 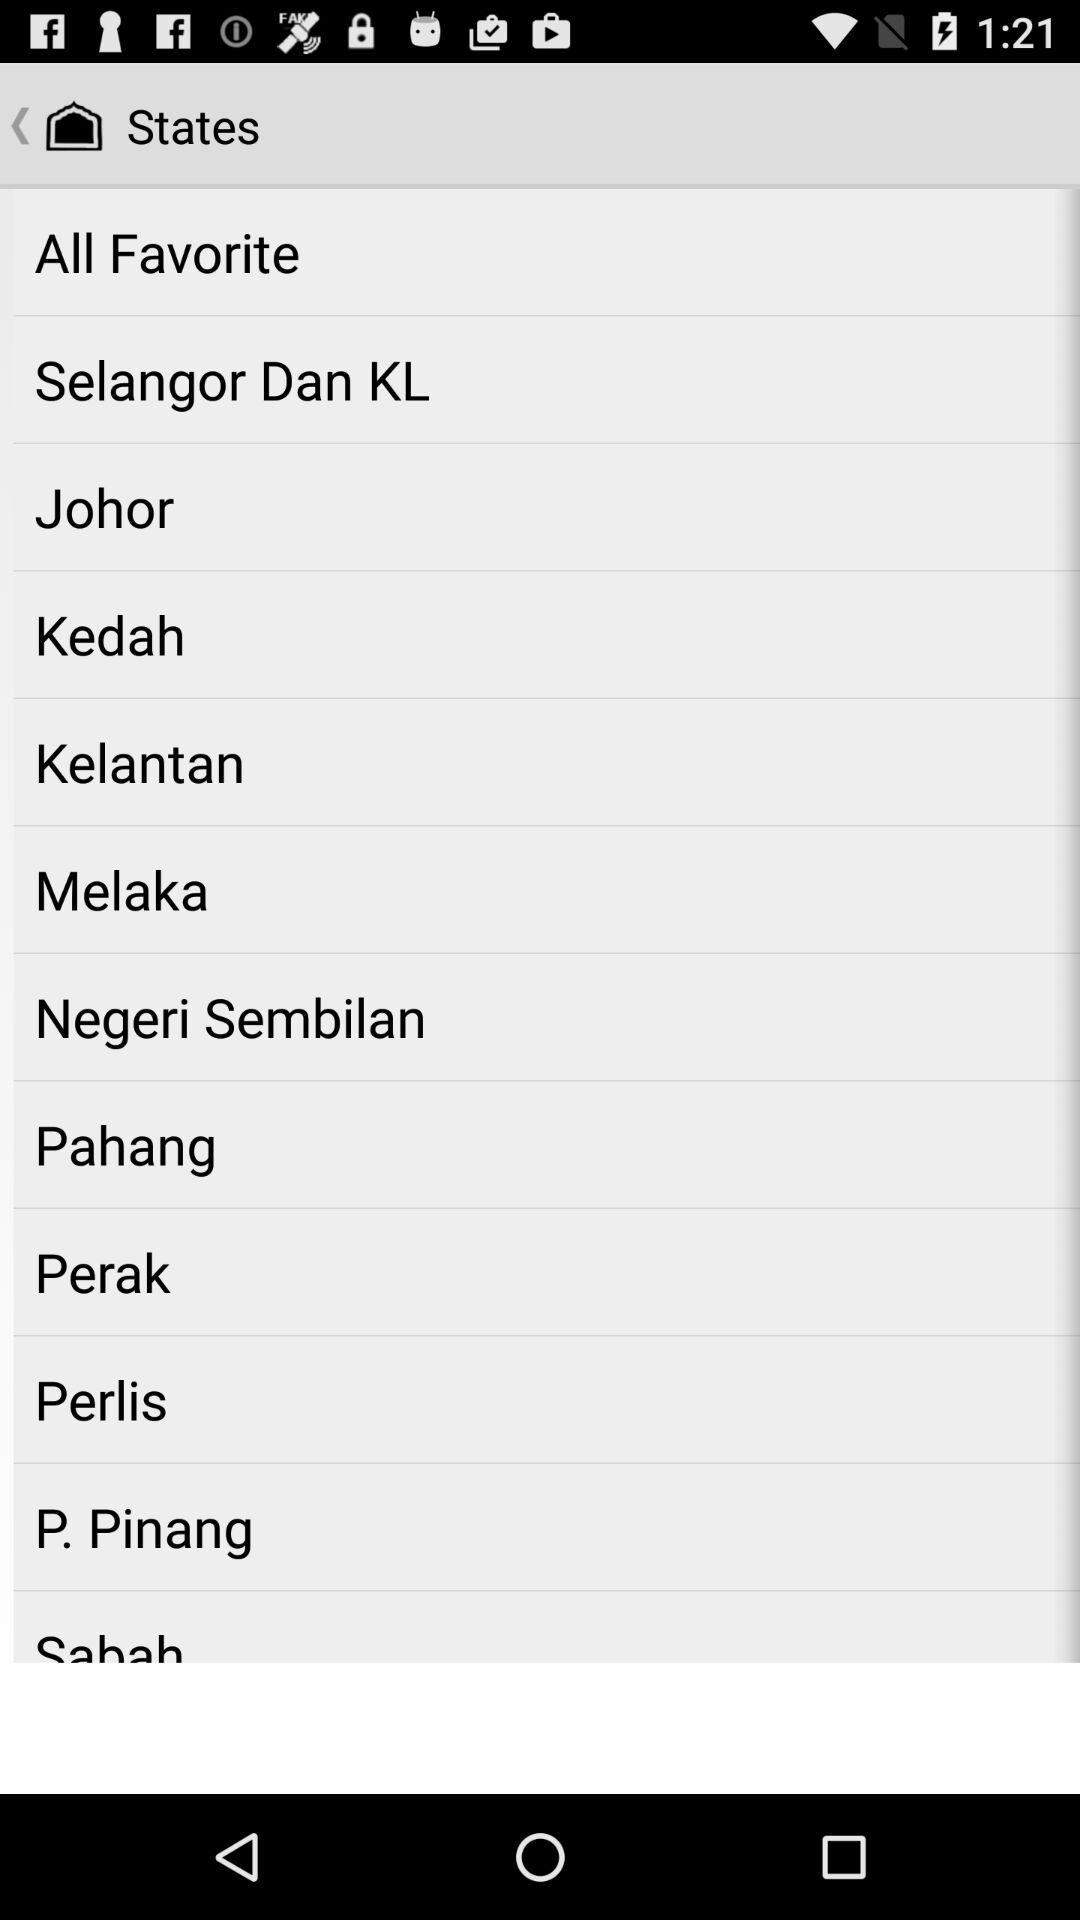 I want to click on all favorite app, so click(x=546, y=251).